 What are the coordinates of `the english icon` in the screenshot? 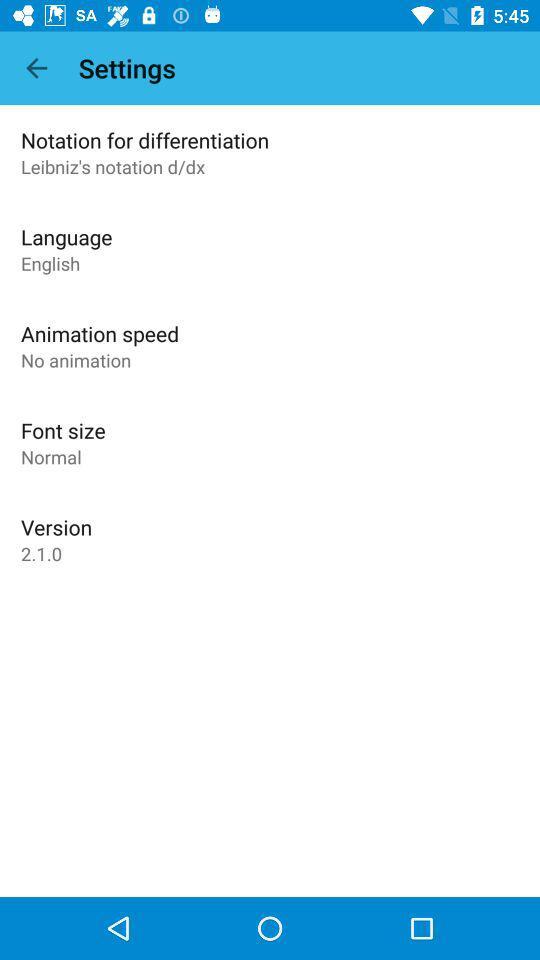 It's located at (50, 262).